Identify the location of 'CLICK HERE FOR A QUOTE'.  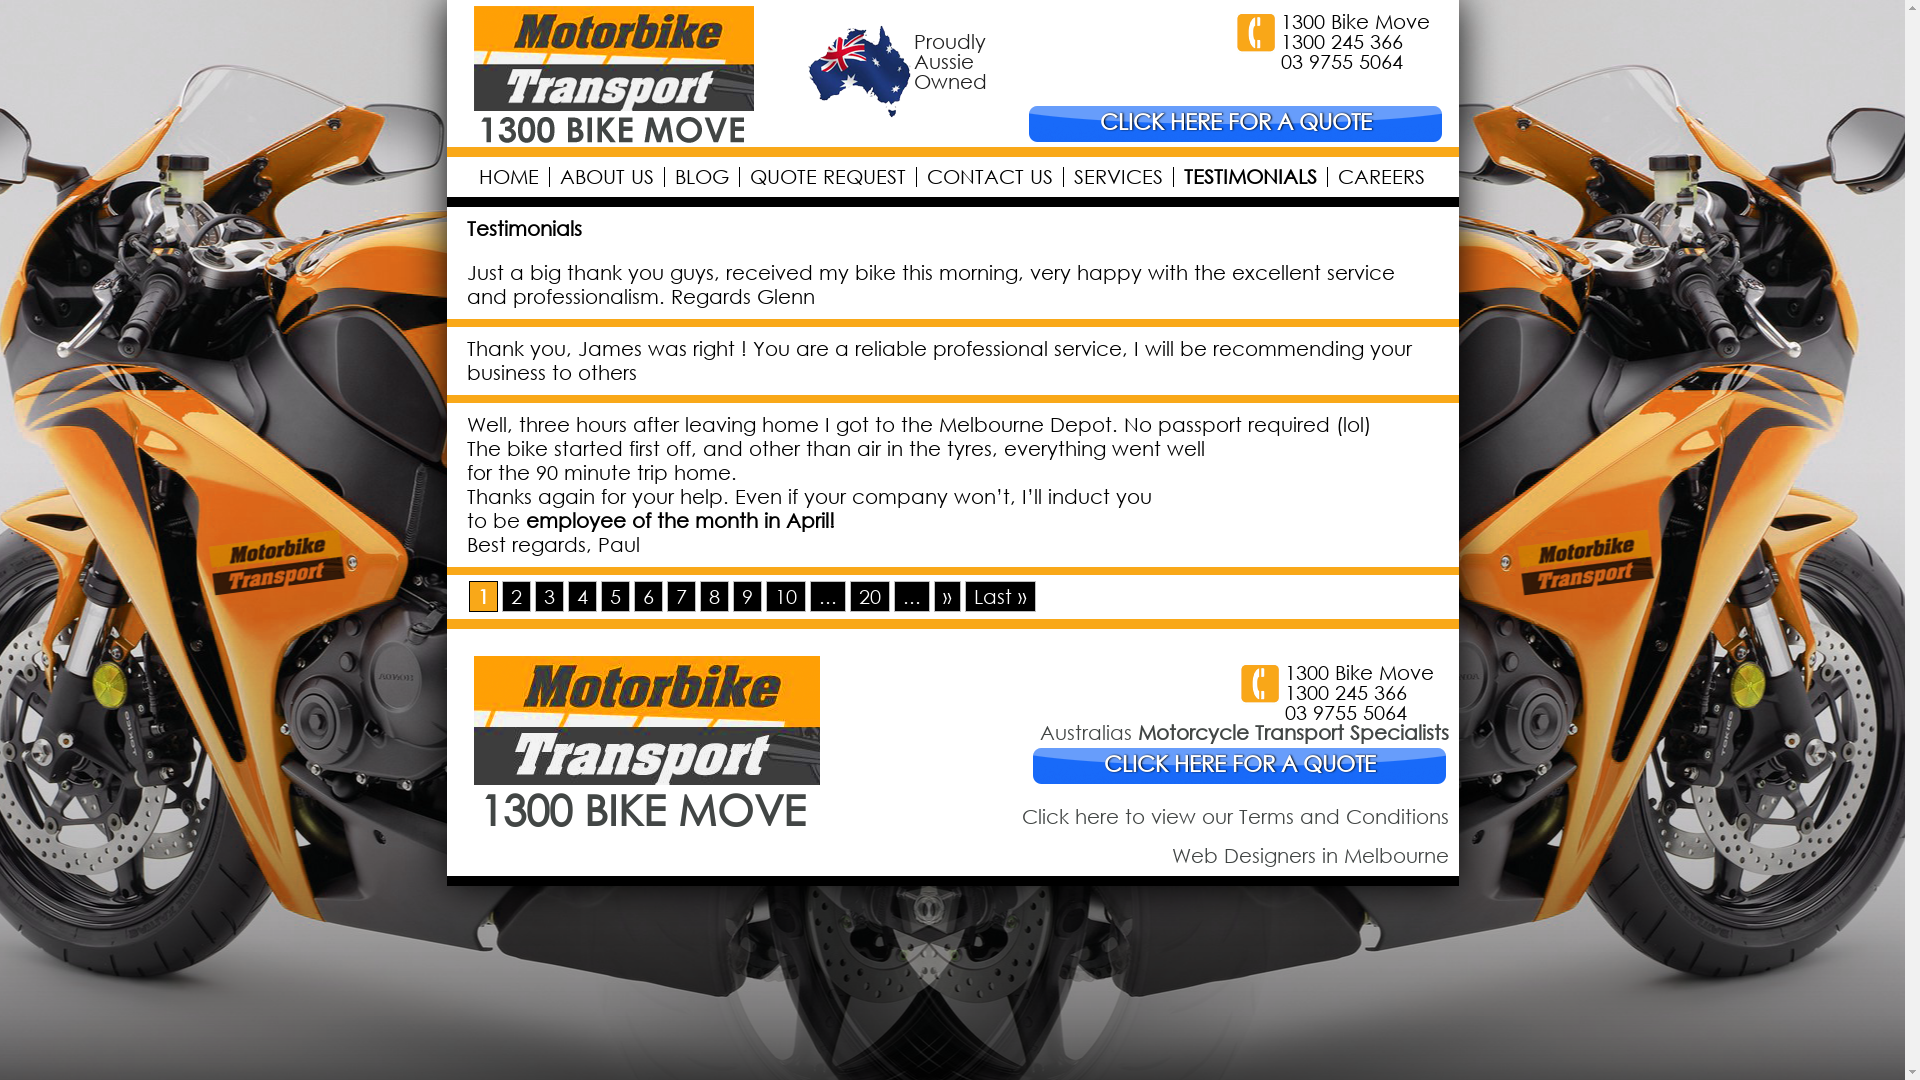
(1235, 121).